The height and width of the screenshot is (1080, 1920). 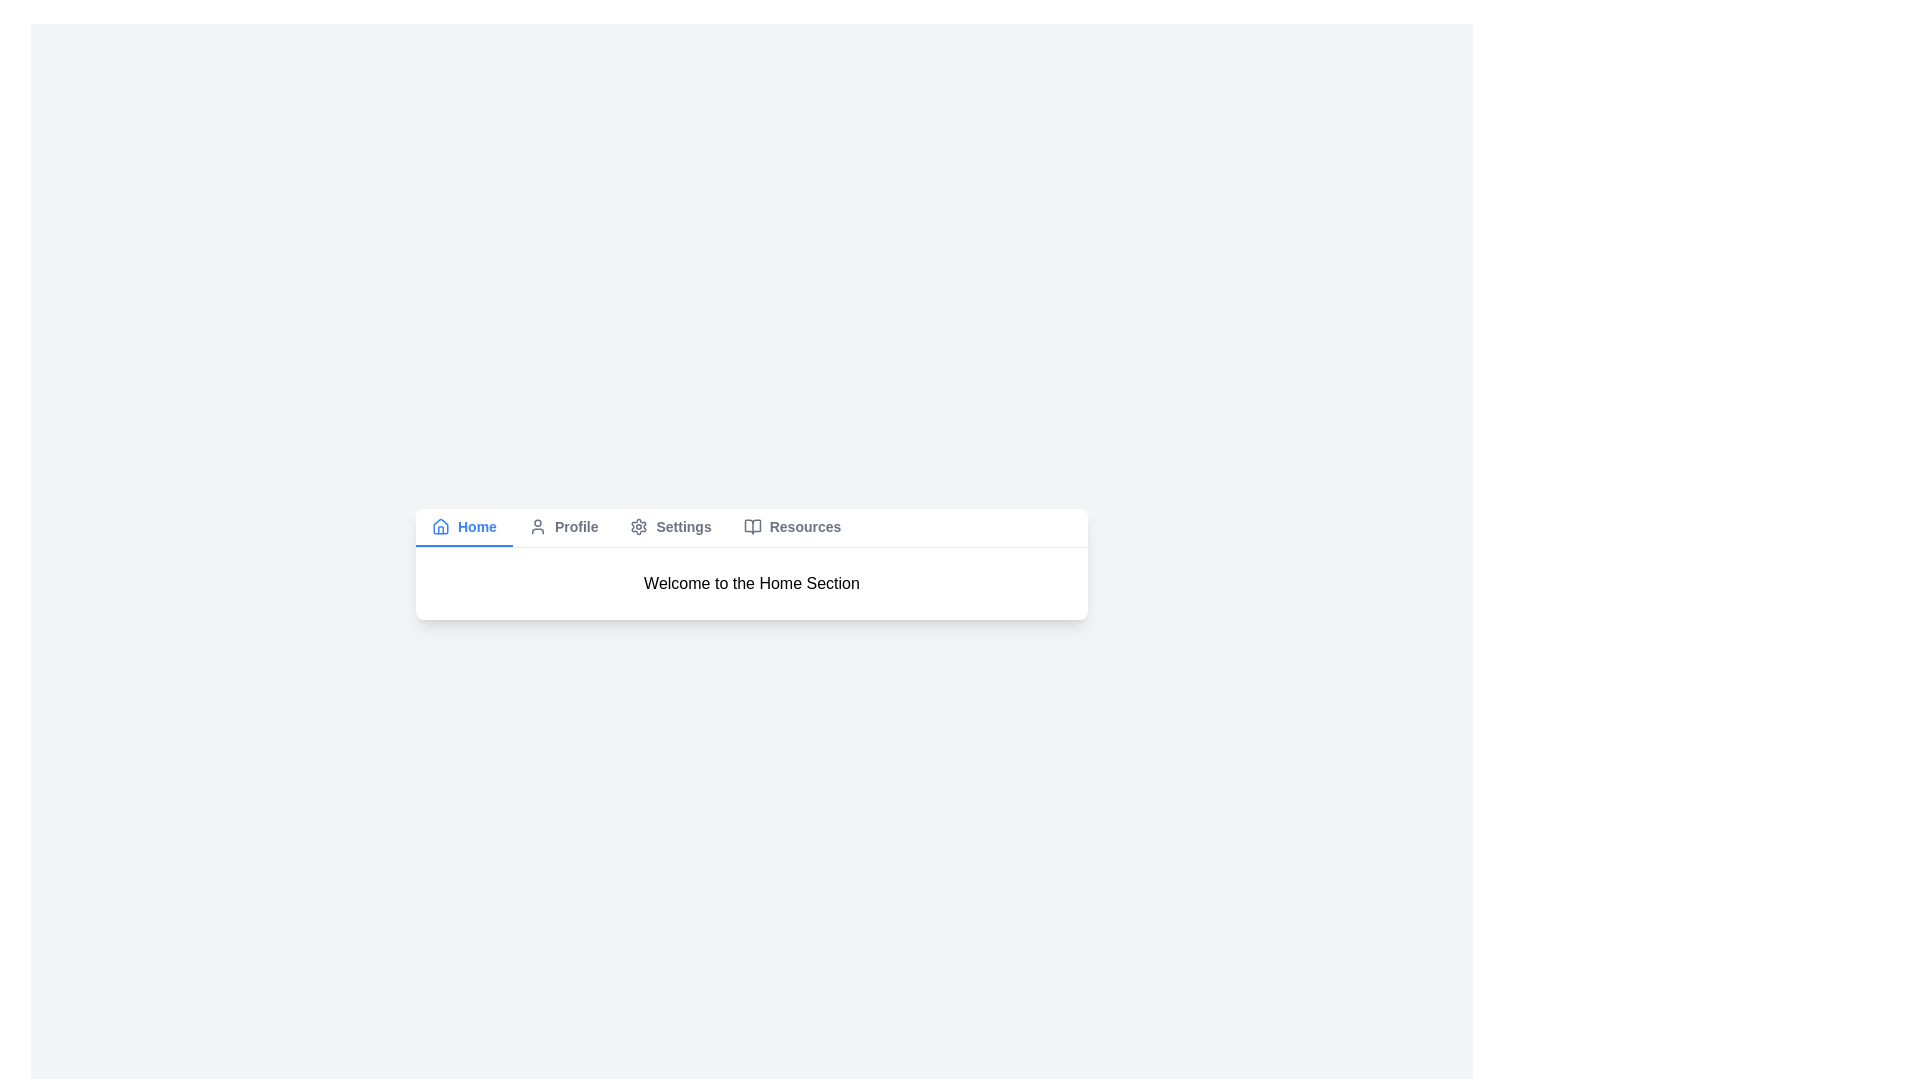 What do you see at coordinates (638, 525) in the screenshot?
I see `the cogwheel icon located left of the 'Settings' word in the navigation bar` at bounding box center [638, 525].